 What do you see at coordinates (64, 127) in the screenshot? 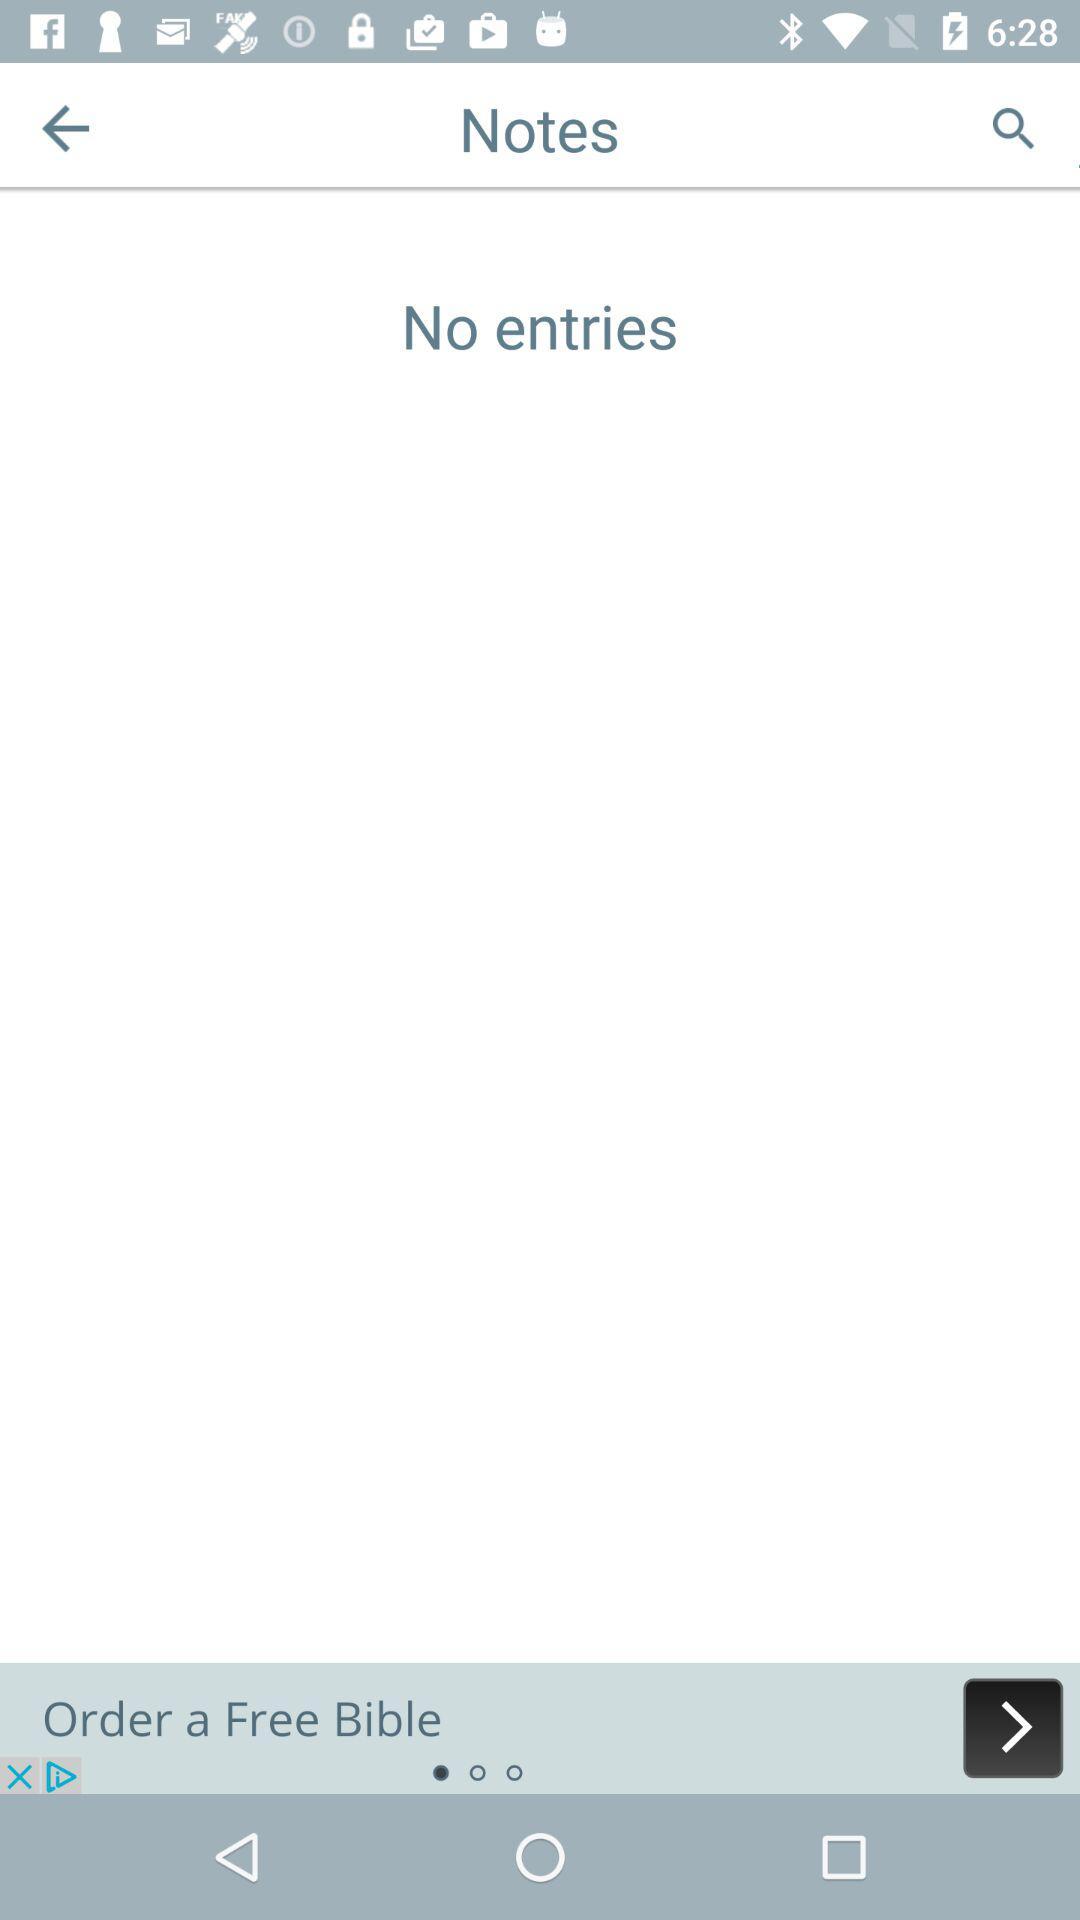
I see `the arrow_backward icon` at bounding box center [64, 127].